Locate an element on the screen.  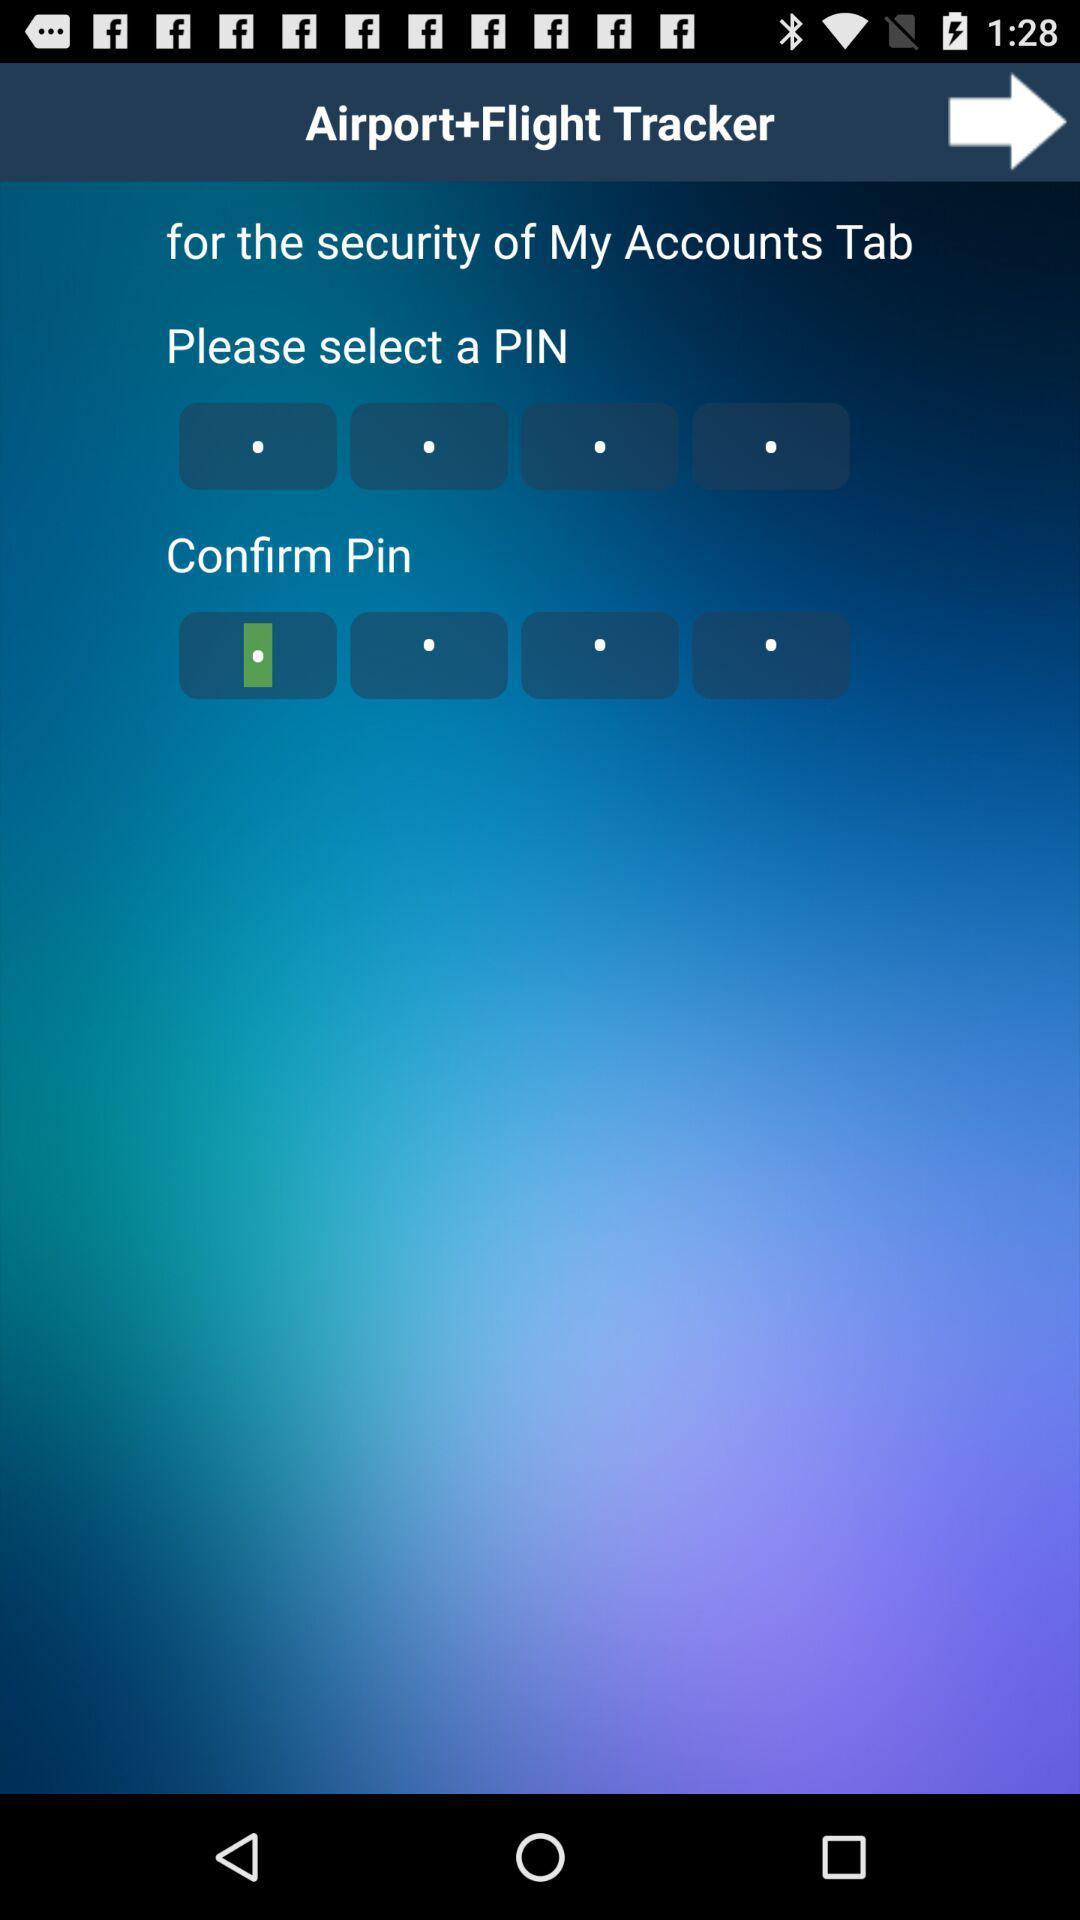
the third code box below confirm pin is located at coordinates (599, 655).